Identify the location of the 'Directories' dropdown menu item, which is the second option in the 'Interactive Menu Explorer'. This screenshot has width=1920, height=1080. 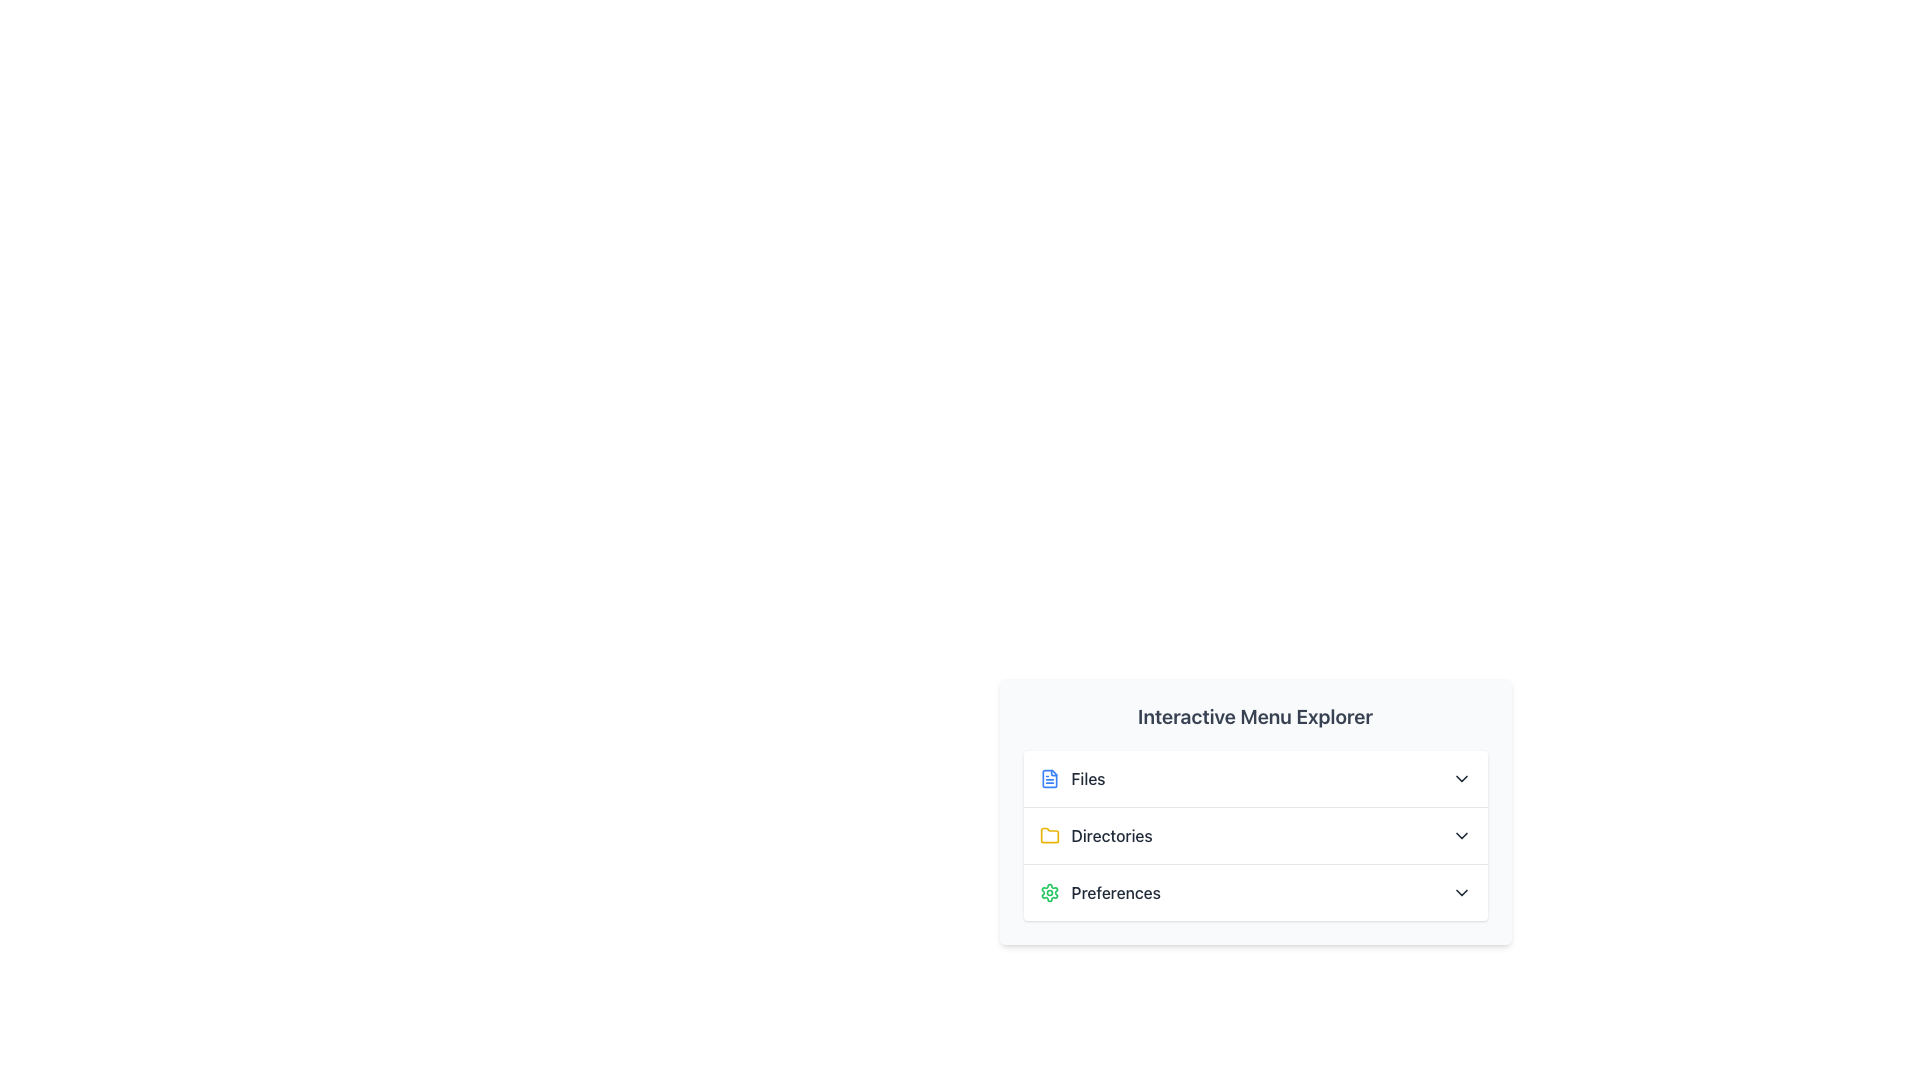
(1254, 836).